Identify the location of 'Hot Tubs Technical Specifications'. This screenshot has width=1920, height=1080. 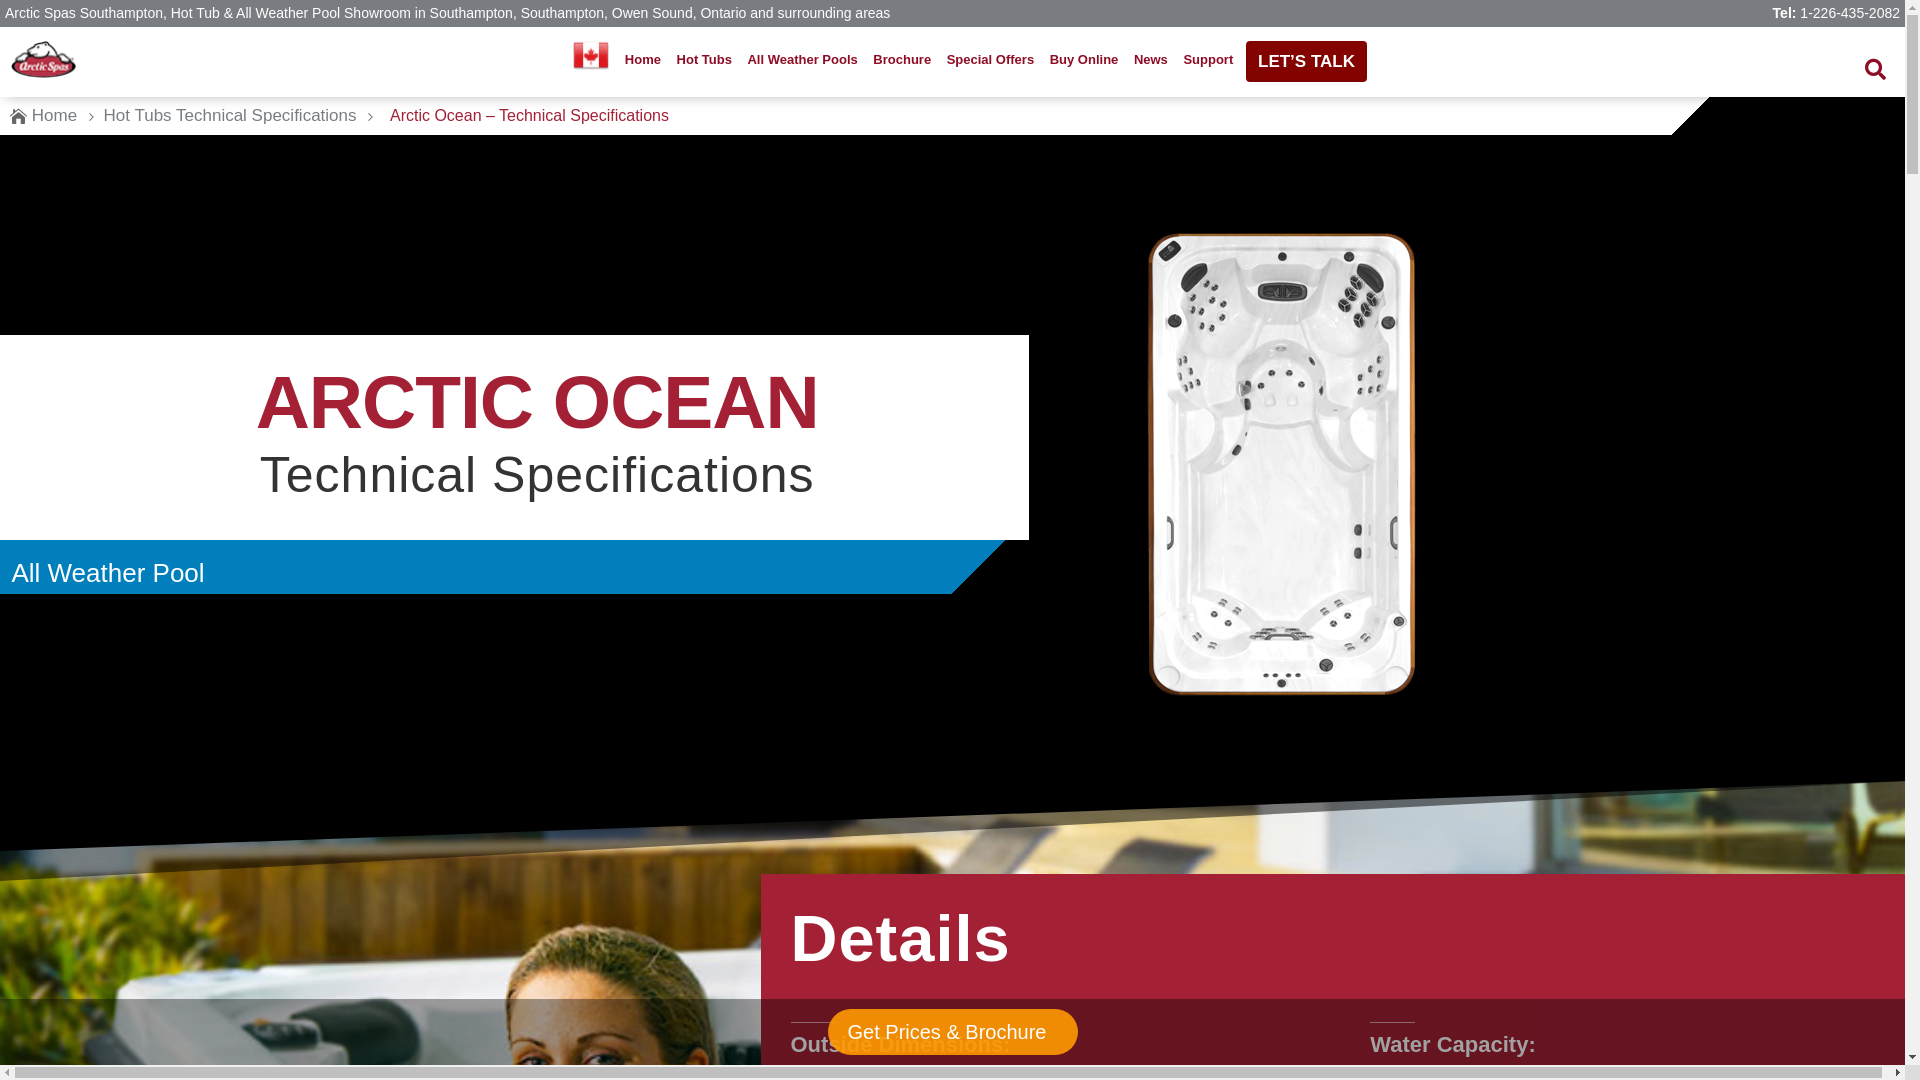
(230, 115).